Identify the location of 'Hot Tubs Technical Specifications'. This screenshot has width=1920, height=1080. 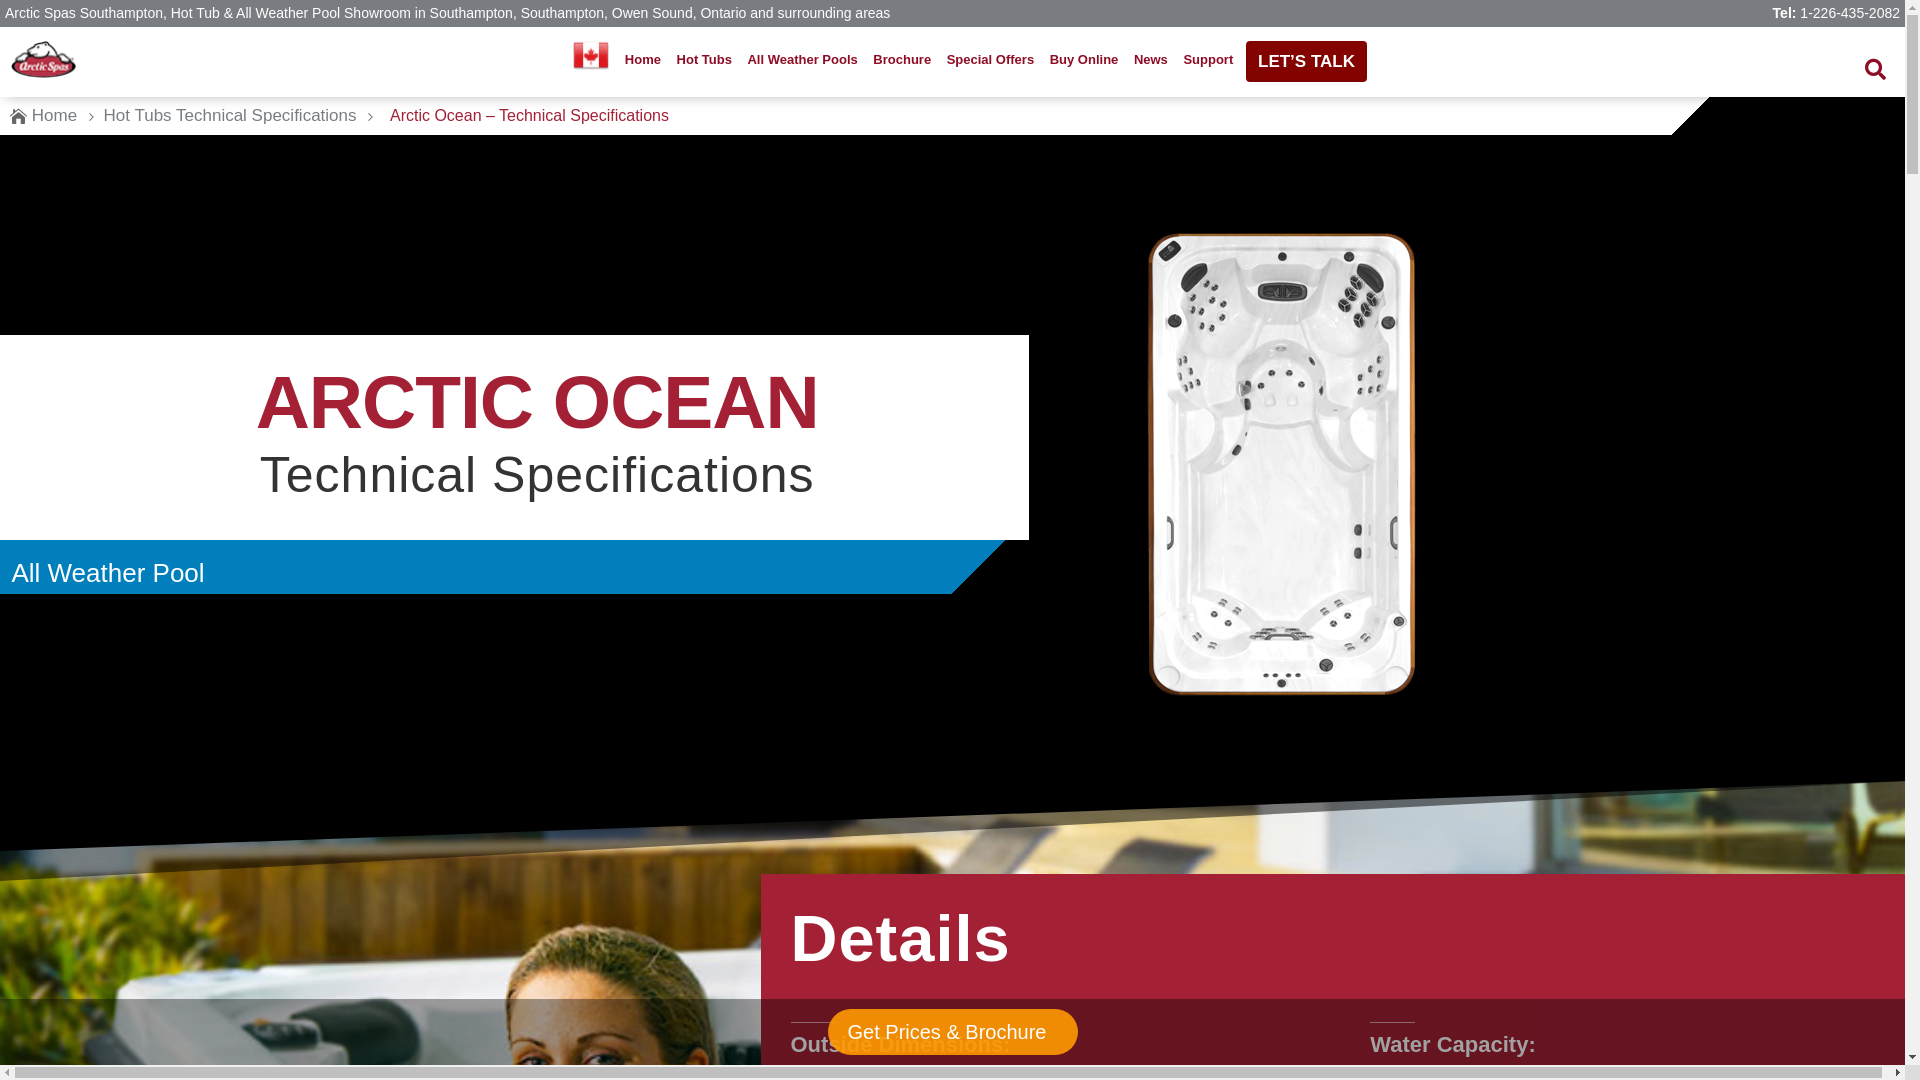
(230, 115).